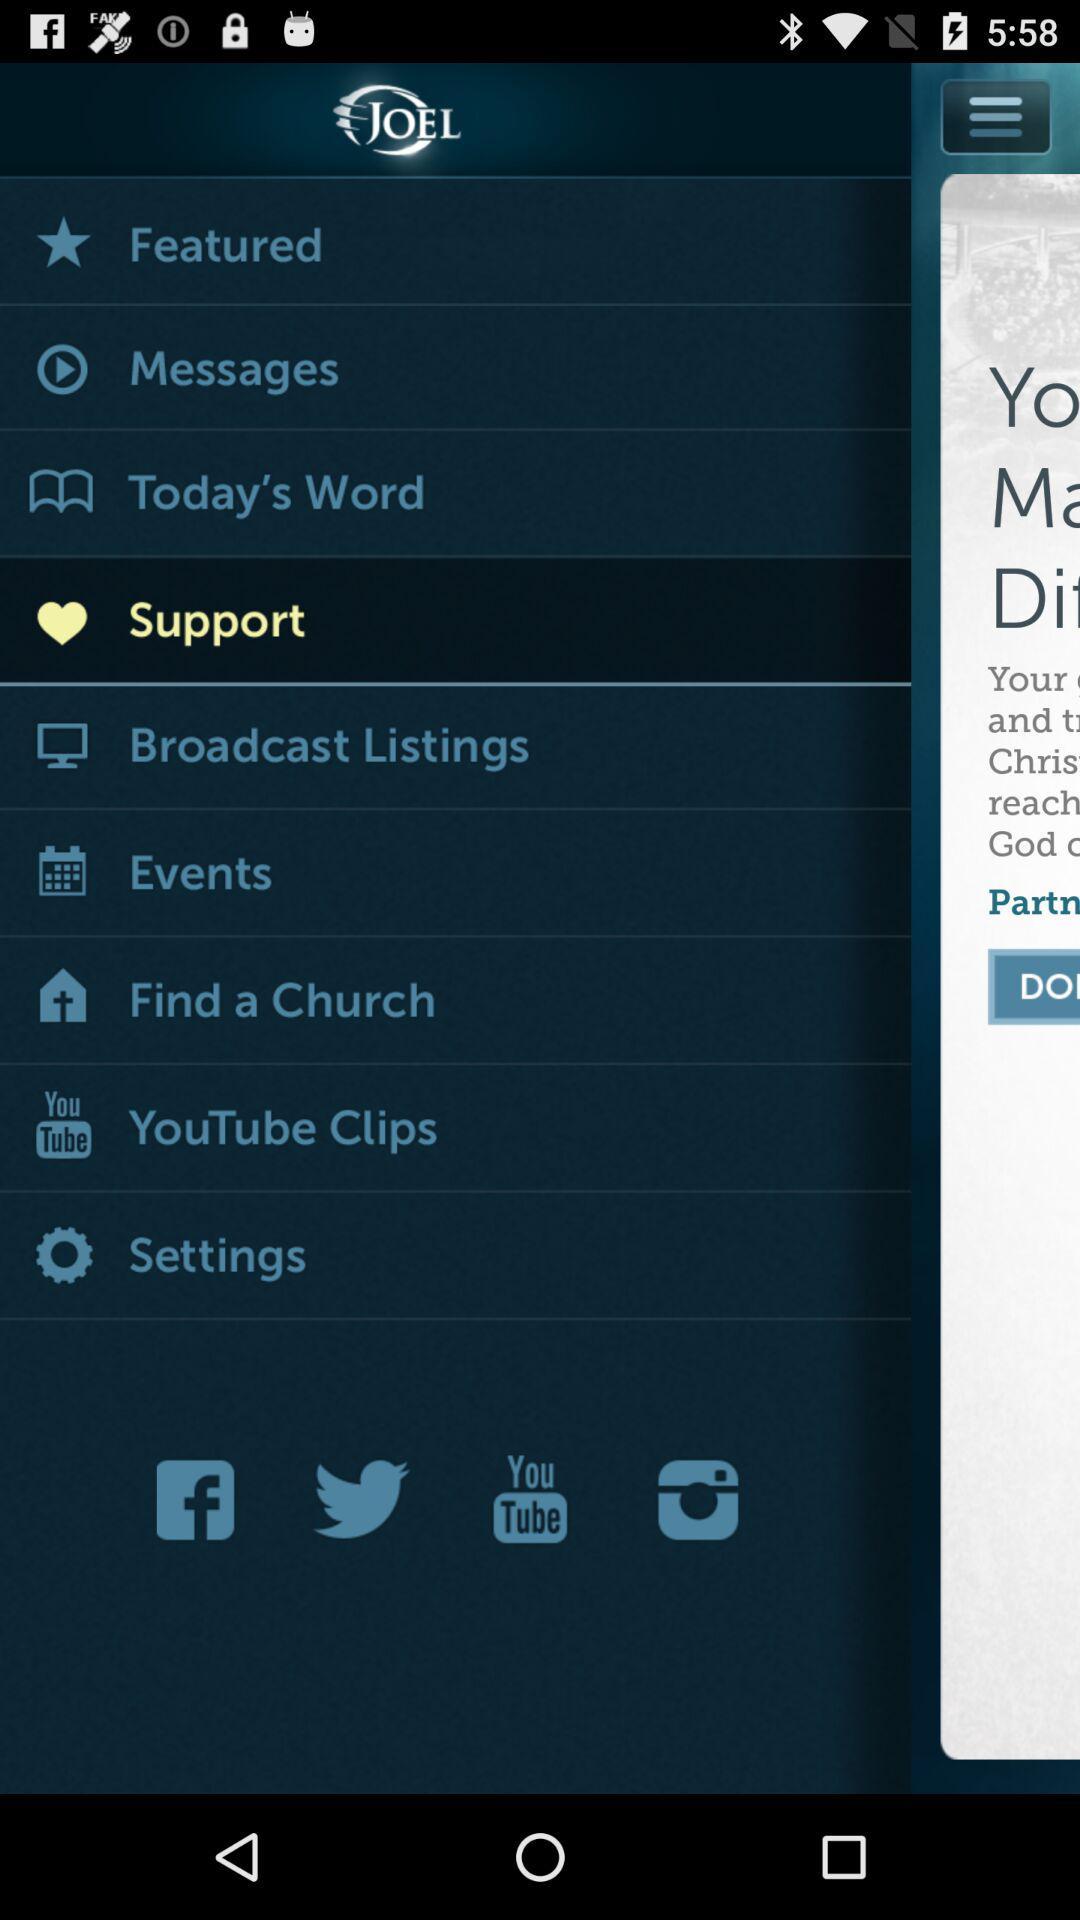 This screenshot has height=1920, width=1080. I want to click on open facebook app, so click(201, 1499).